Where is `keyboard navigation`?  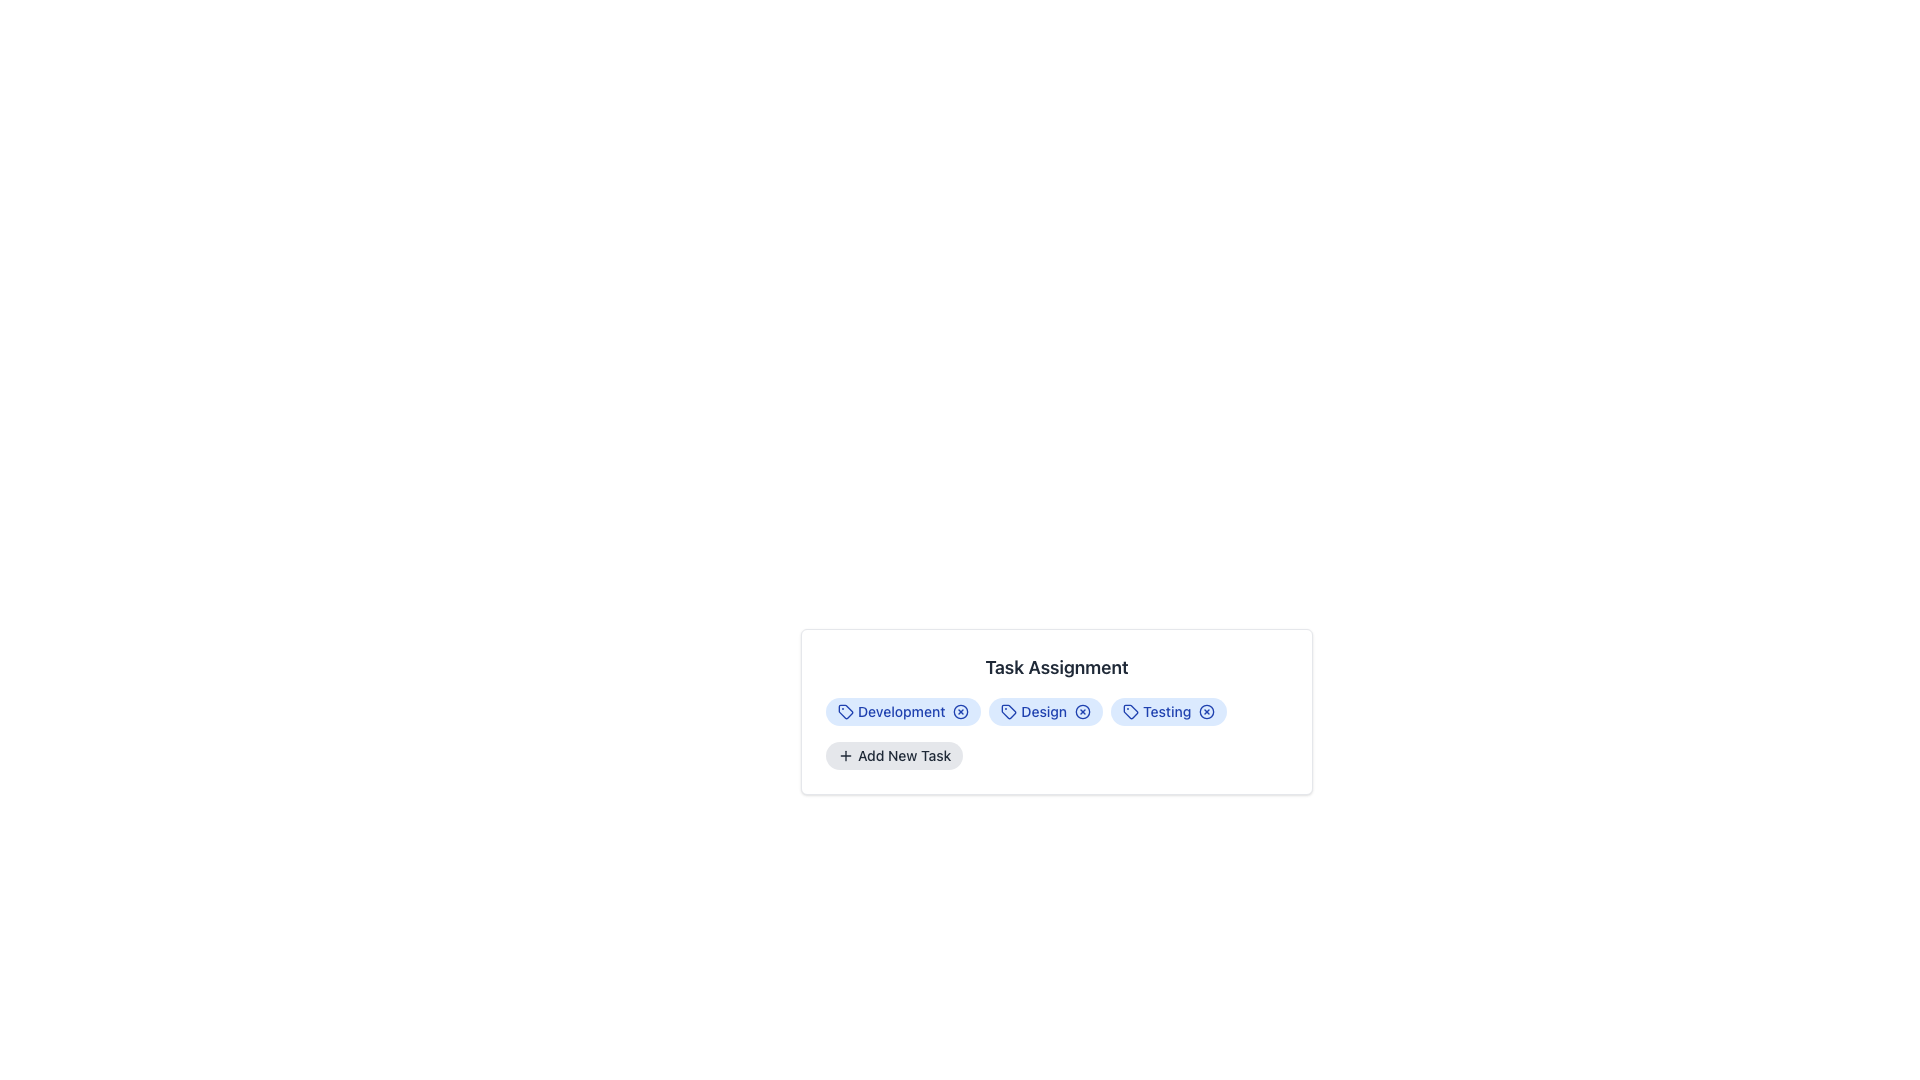
keyboard navigation is located at coordinates (1082, 711).